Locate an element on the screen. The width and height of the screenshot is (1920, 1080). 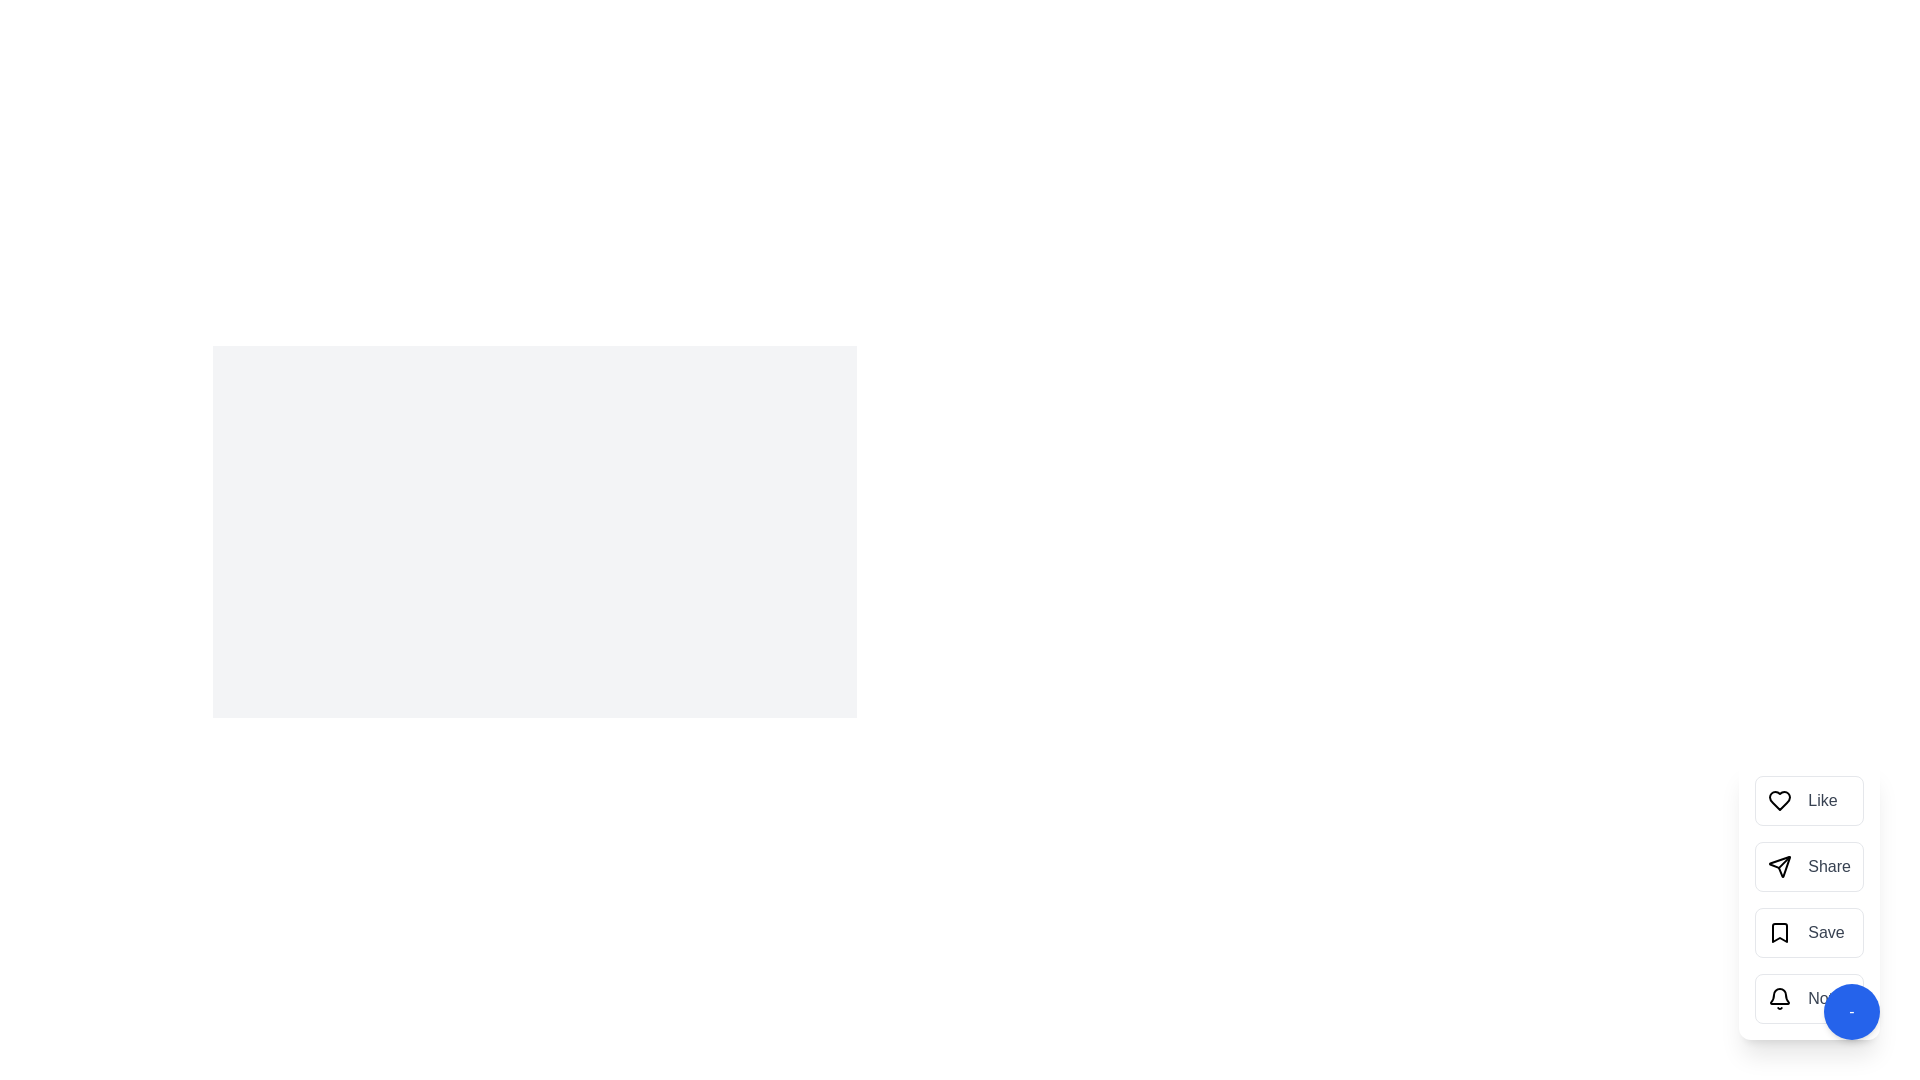
the 'Save' text label, which is styled with a medium weight font and gray color, located in the vertically-aligned menu of options, specifically the third option below 'Share' and above 'Notification' is located at coordinates (1826, 933).